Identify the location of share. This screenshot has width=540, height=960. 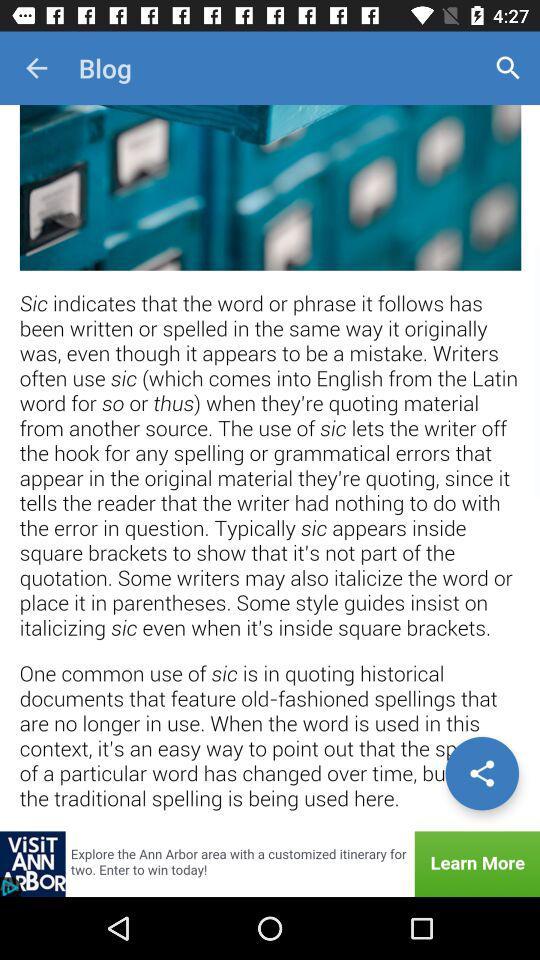
(481, 772).